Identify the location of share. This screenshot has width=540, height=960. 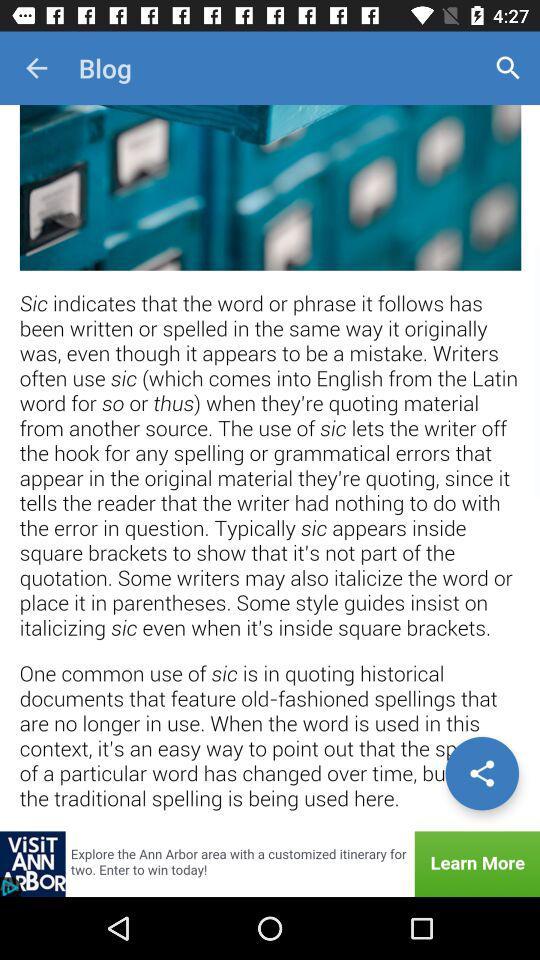
(481, 772).